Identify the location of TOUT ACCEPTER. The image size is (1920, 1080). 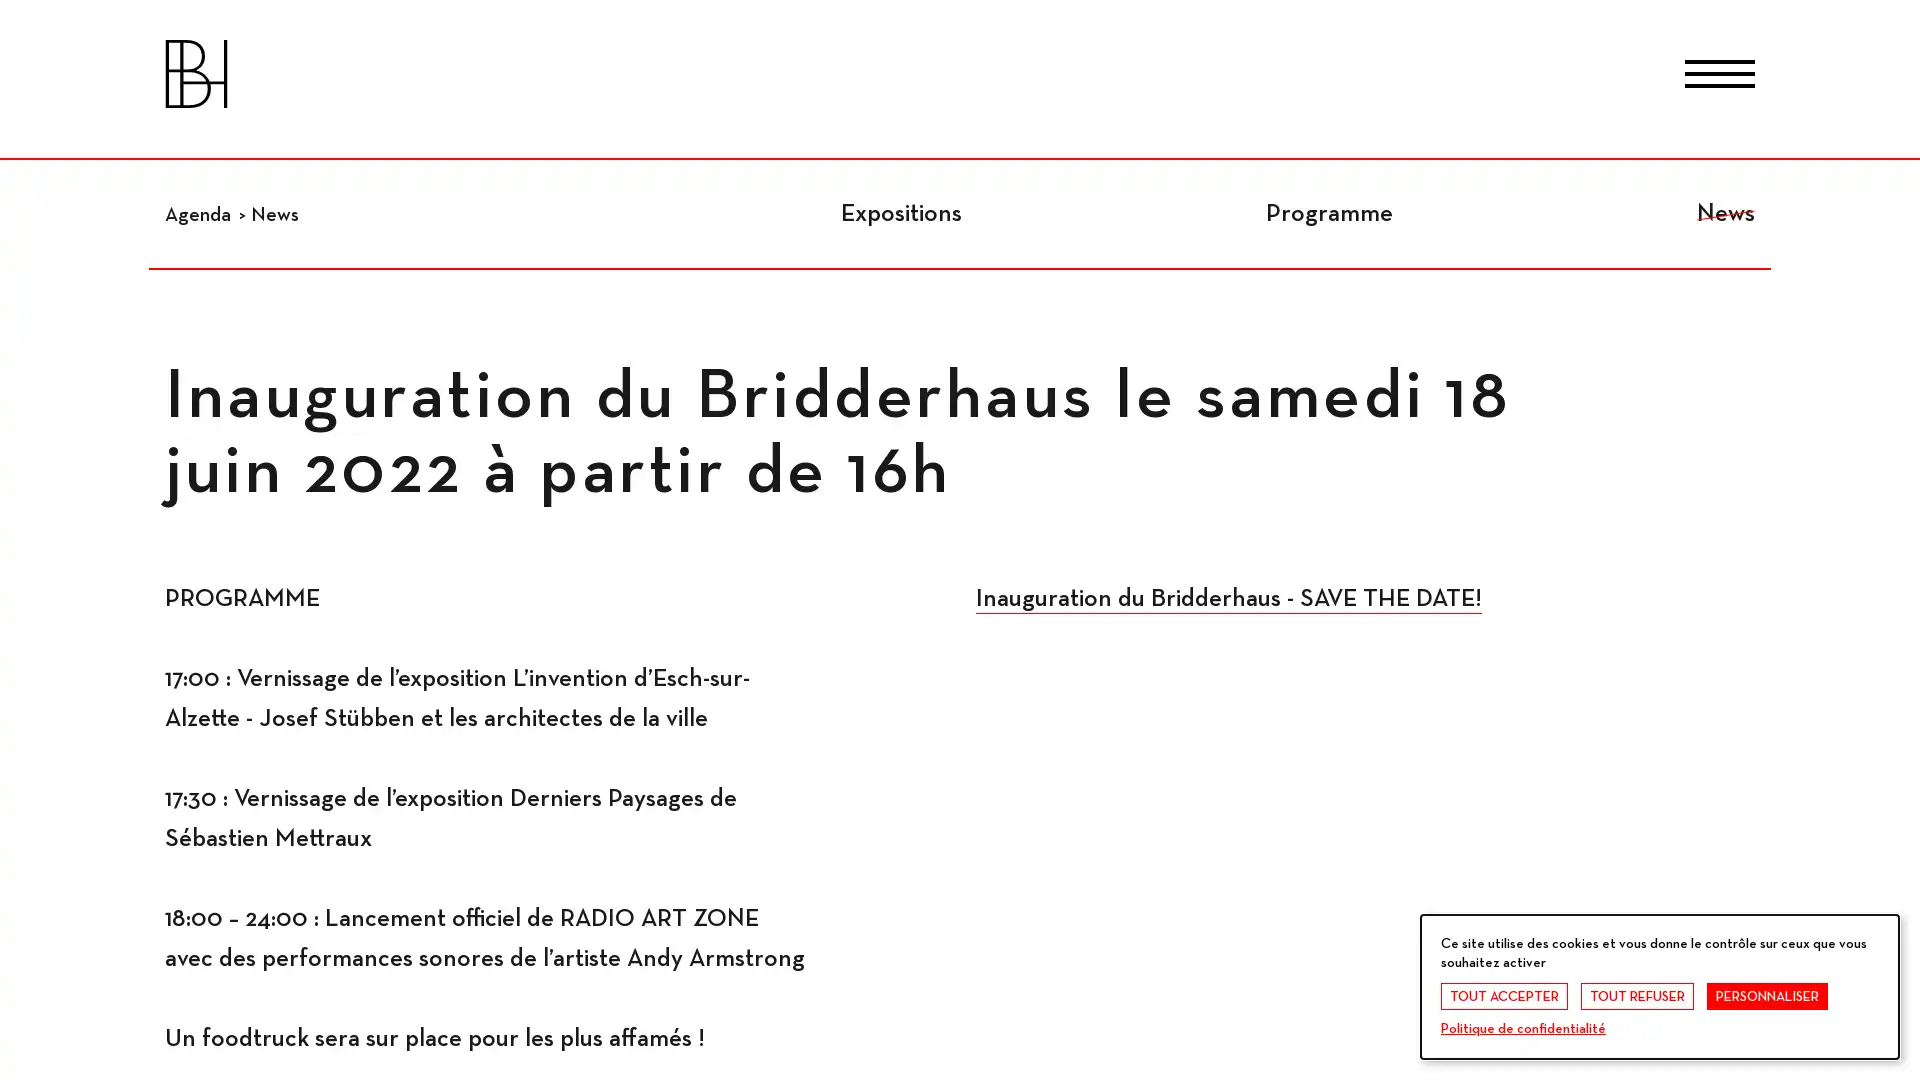
(1504, 996).